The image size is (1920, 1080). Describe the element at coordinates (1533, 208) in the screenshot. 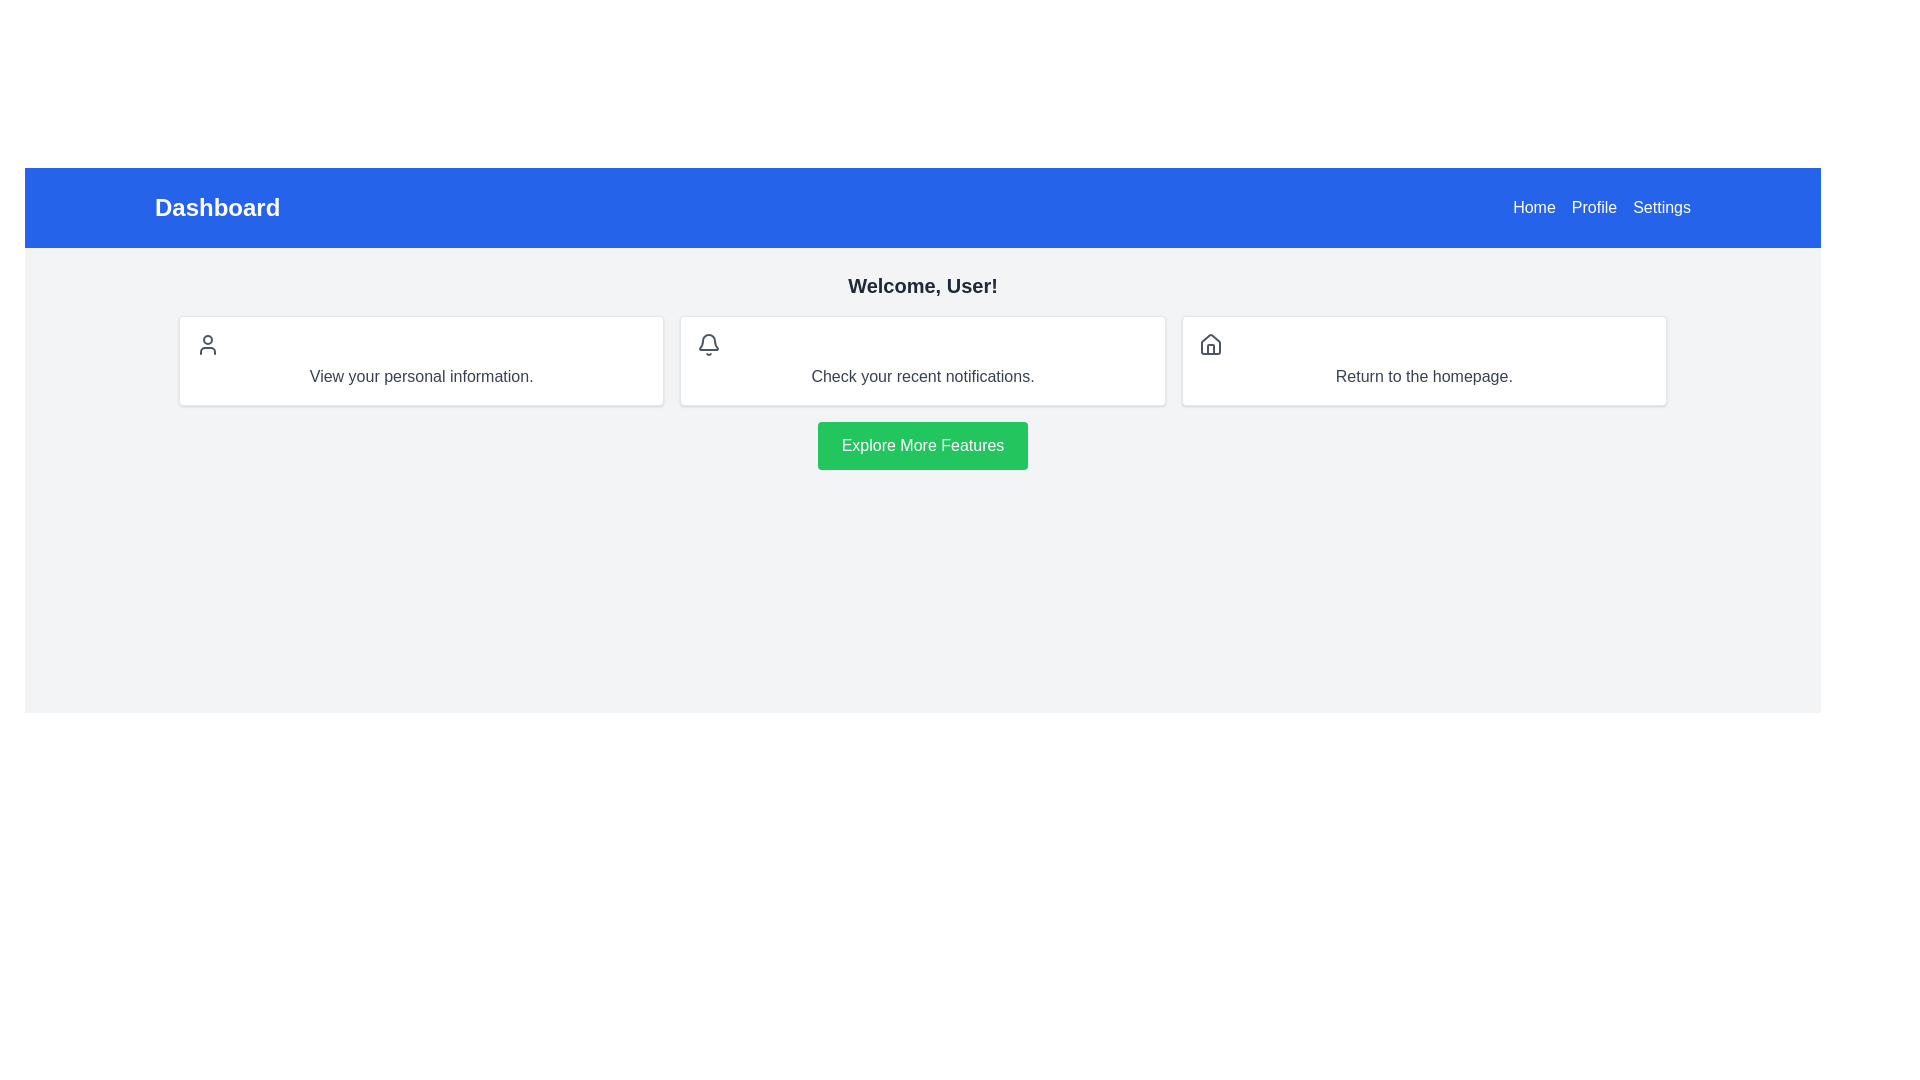

I see `the 'Home' interactive text link in the top navigation bar` at that location.